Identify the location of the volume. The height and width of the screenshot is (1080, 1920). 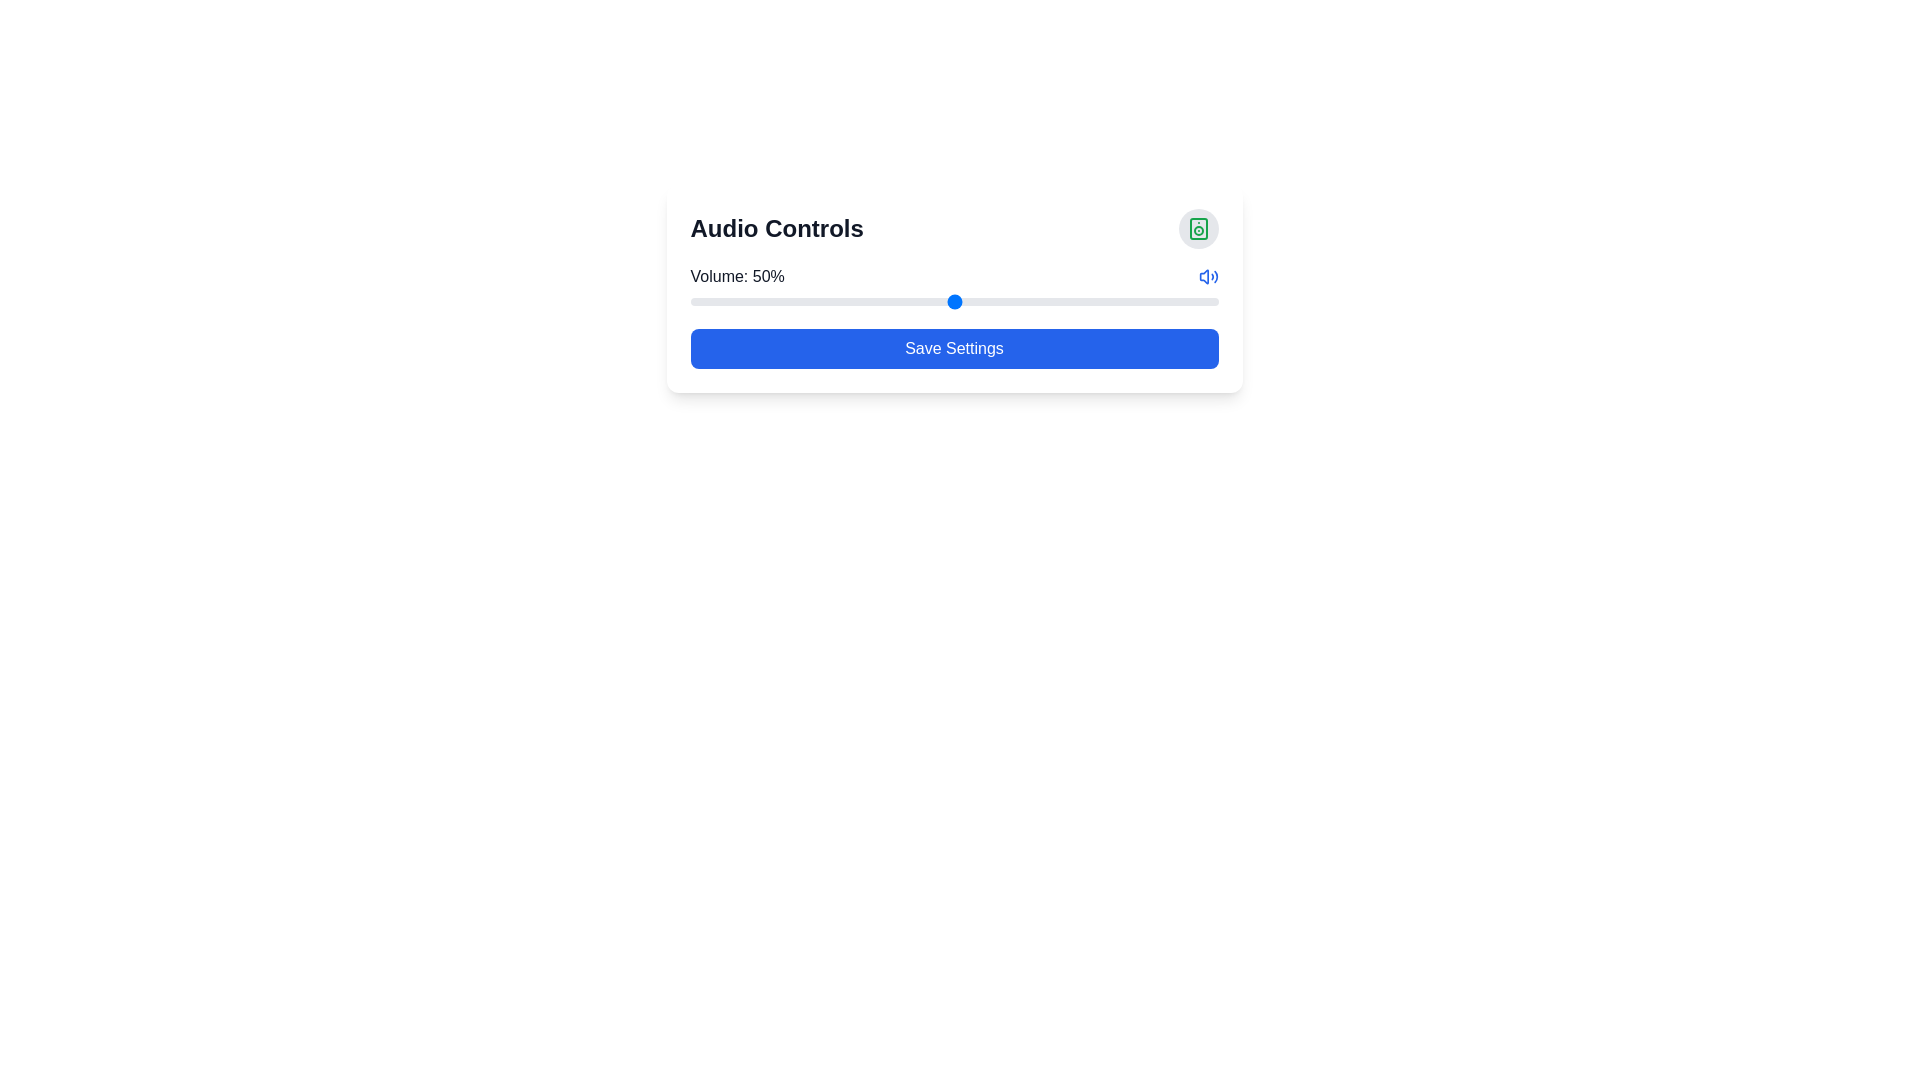
(742, 301).